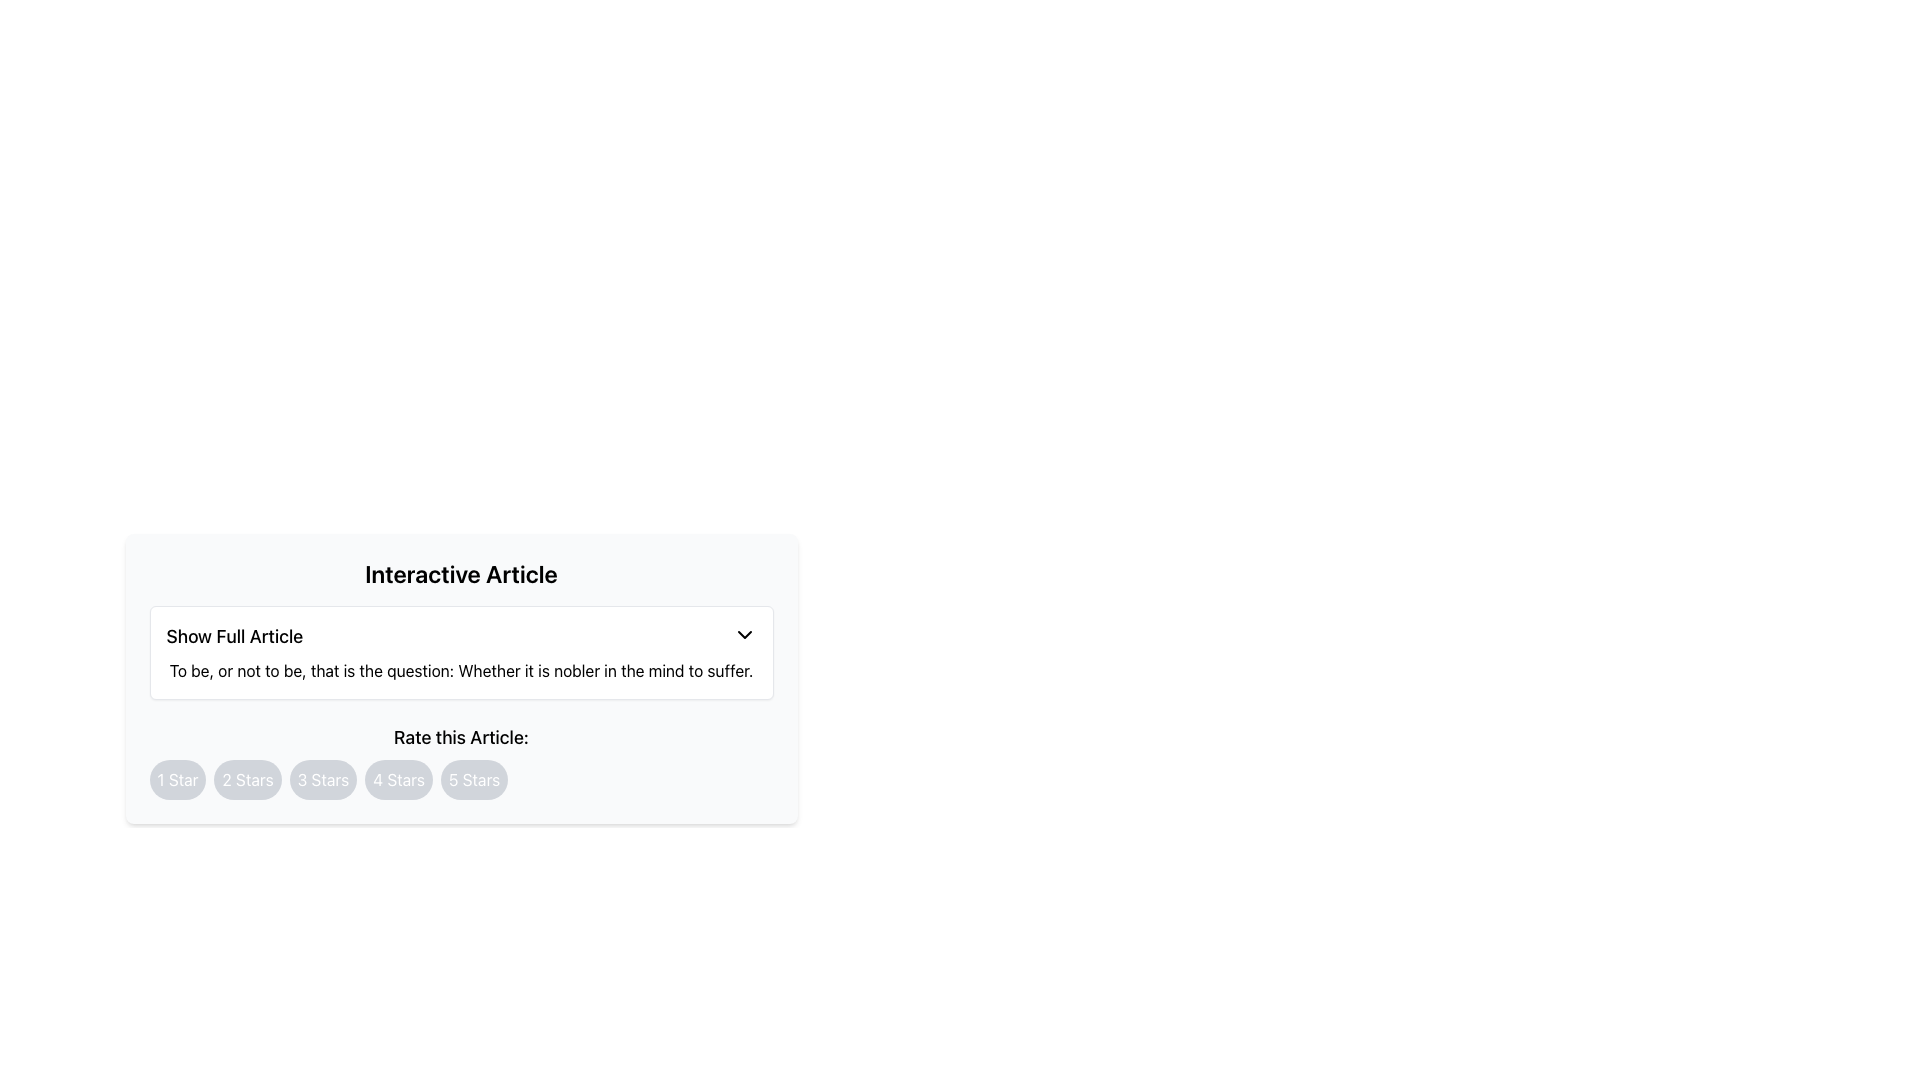 The image size is (1920, 1080). Describe the element at coordinates (473, 778) in the screenshot. I see `the circular button labeled '5 Stars'` at that location.